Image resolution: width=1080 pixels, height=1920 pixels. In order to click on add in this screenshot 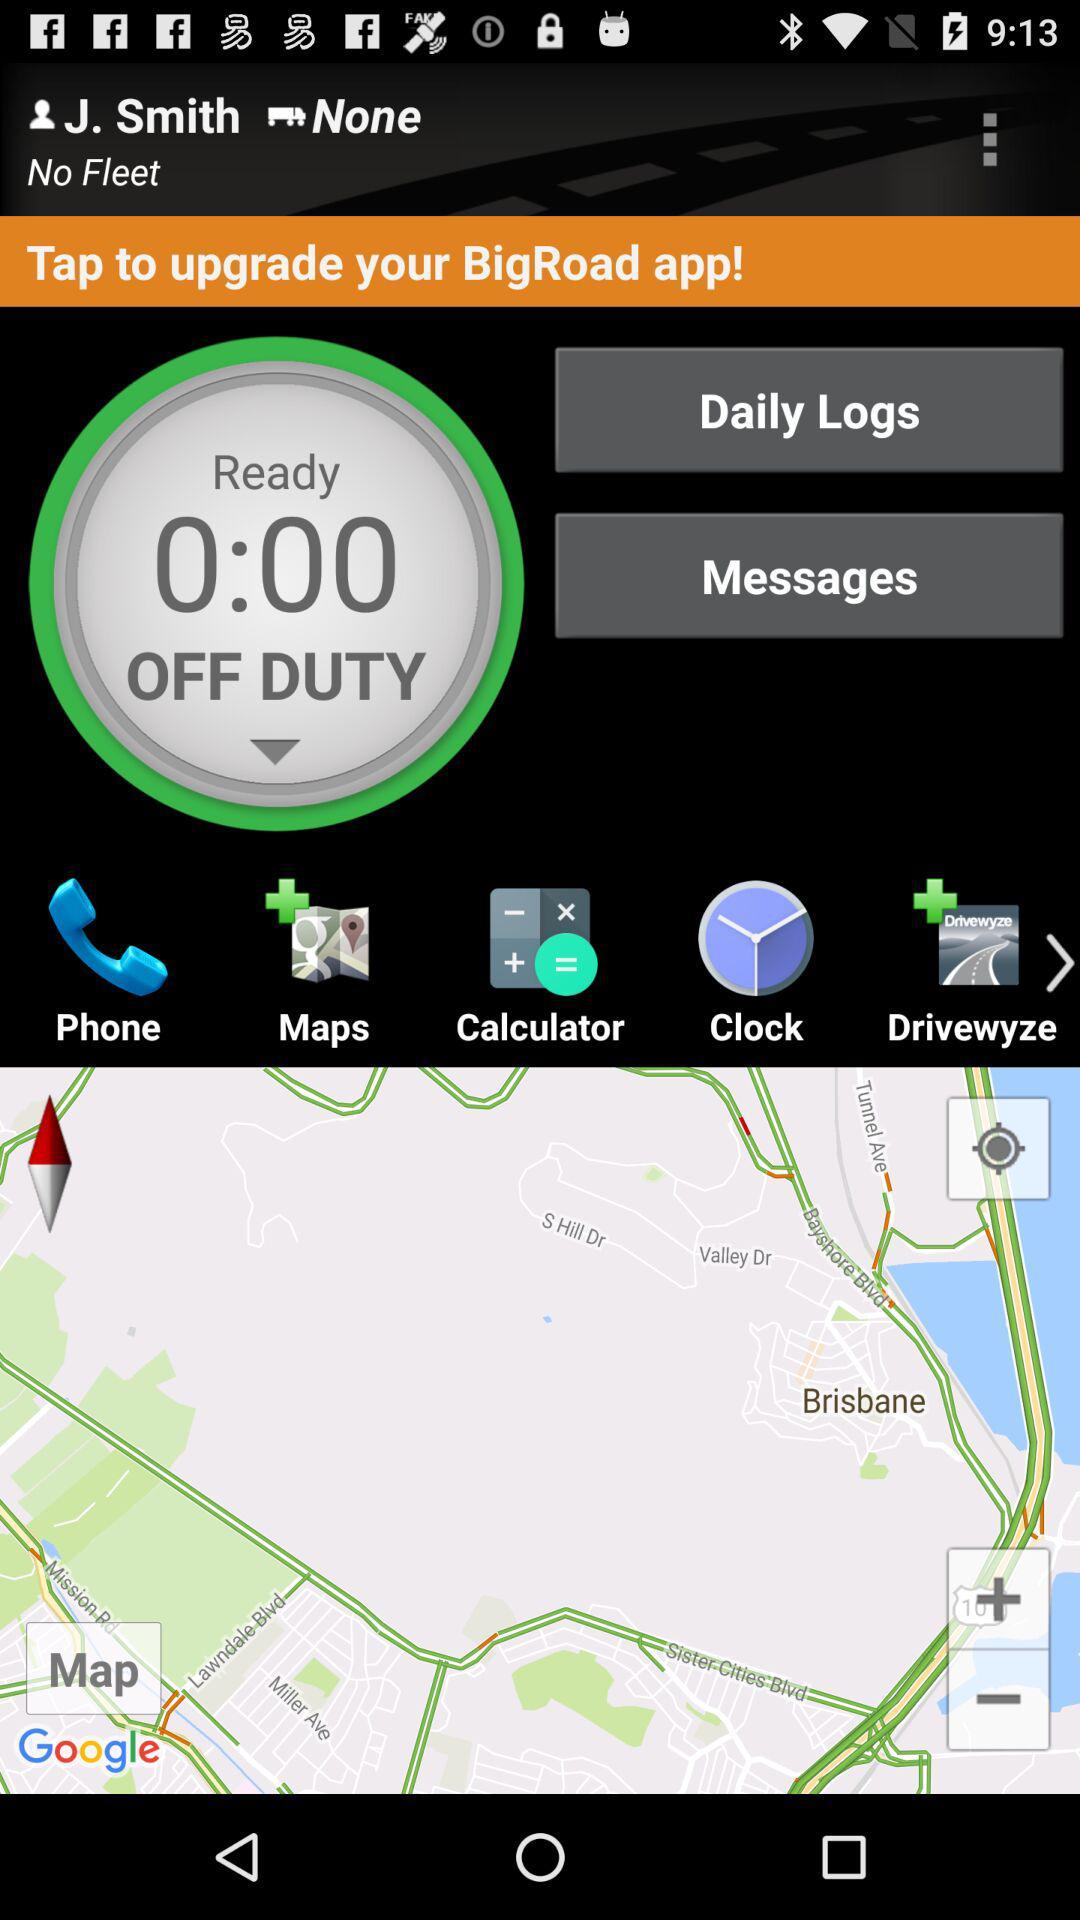, I will do `click(998, 1595)`.